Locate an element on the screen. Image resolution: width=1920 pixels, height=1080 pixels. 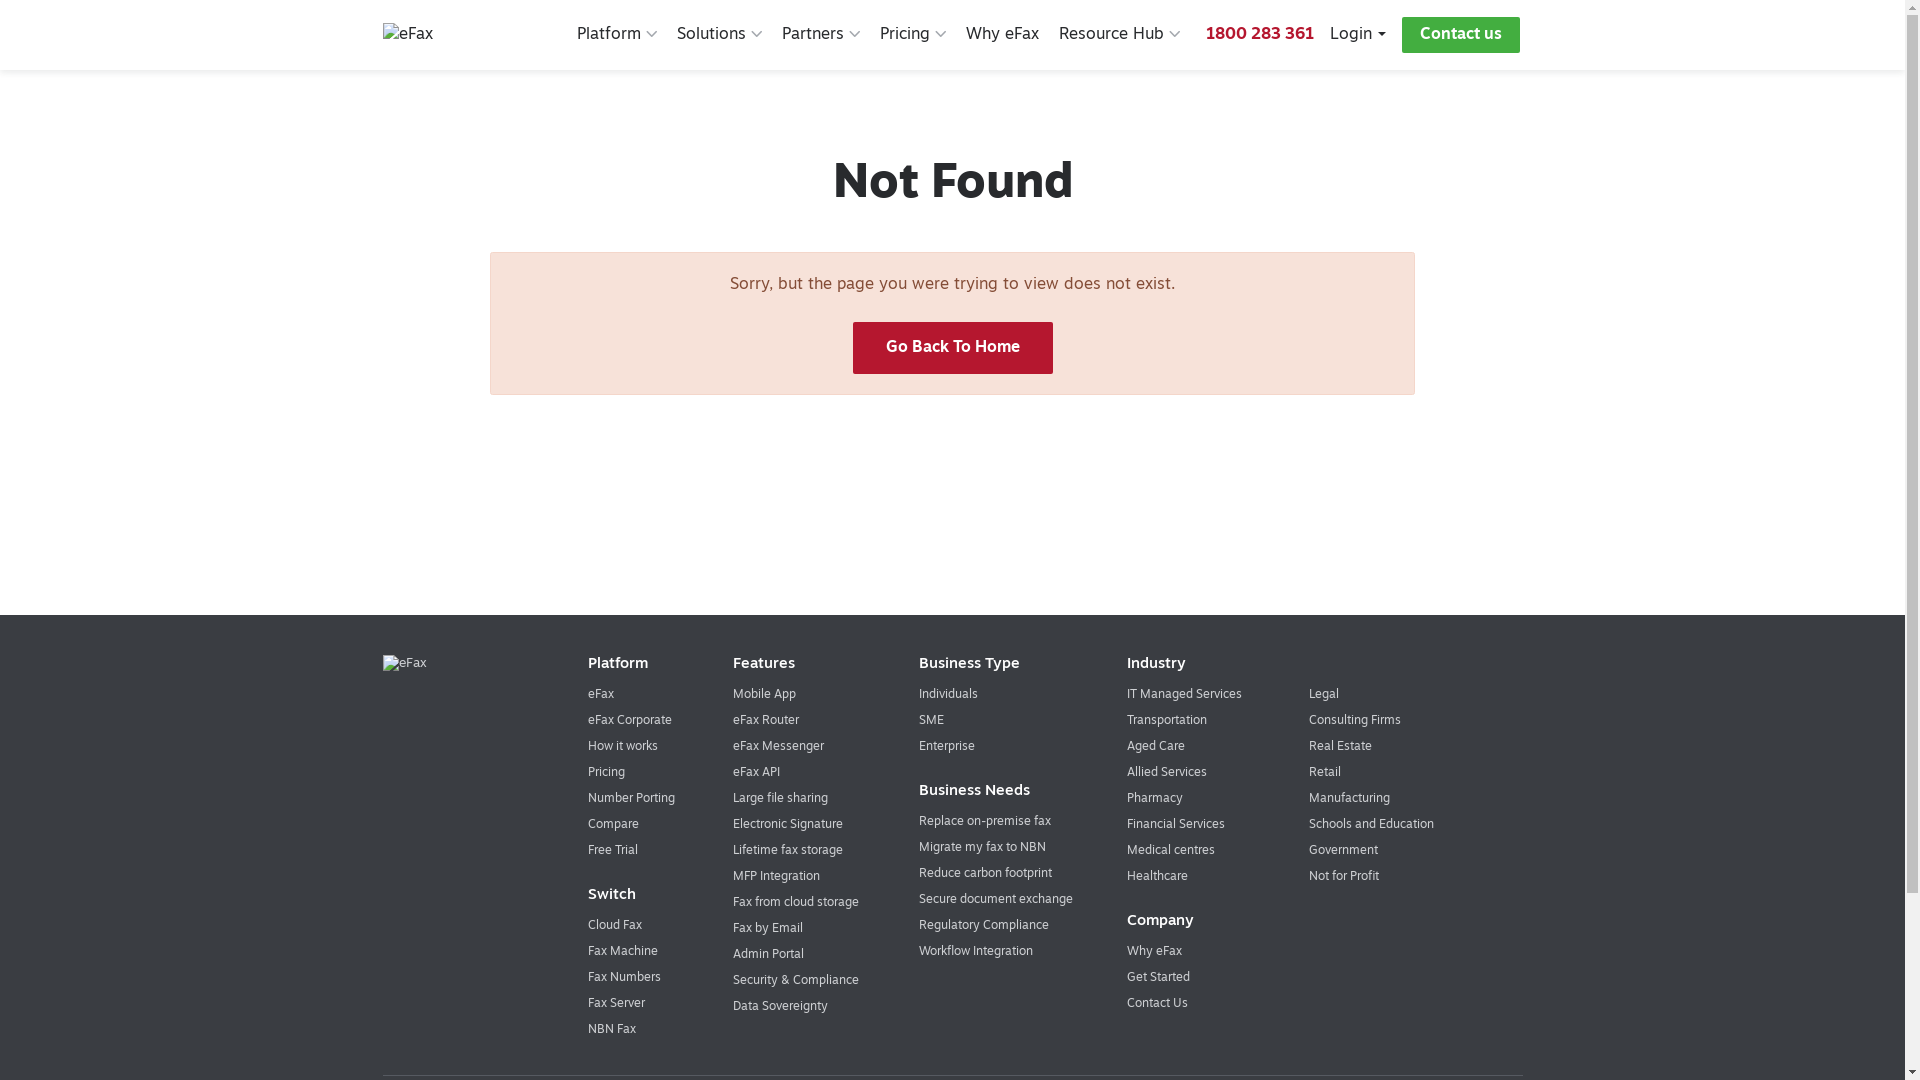
'Medical centres' is located at coordinates (1127, 851).